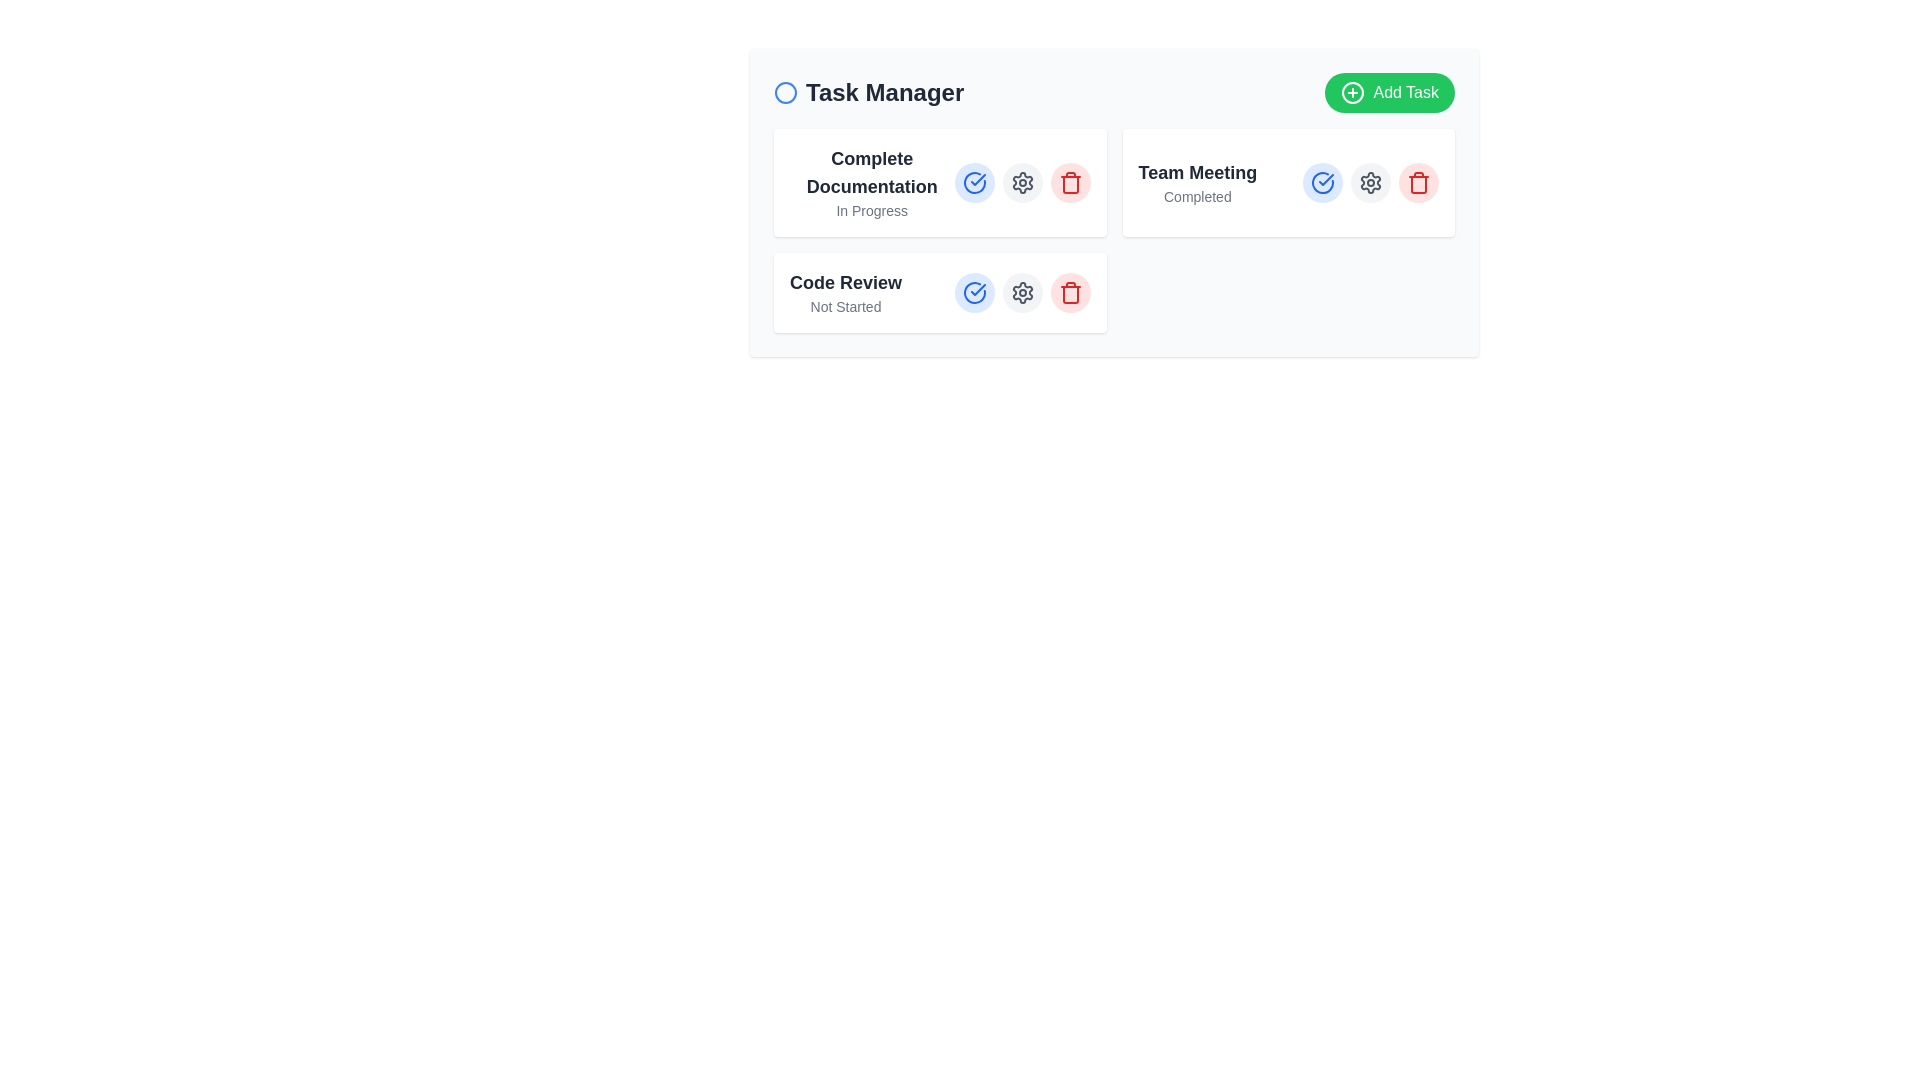 The image size is (1920, 1080). What do you see at coordinates (845, 293) in the screenshot?
I see `the text block indicating the title 'Code Review' with status 'Not Started', located in the left section of the second row of the task manager interface` at bounding box center [845, 293].